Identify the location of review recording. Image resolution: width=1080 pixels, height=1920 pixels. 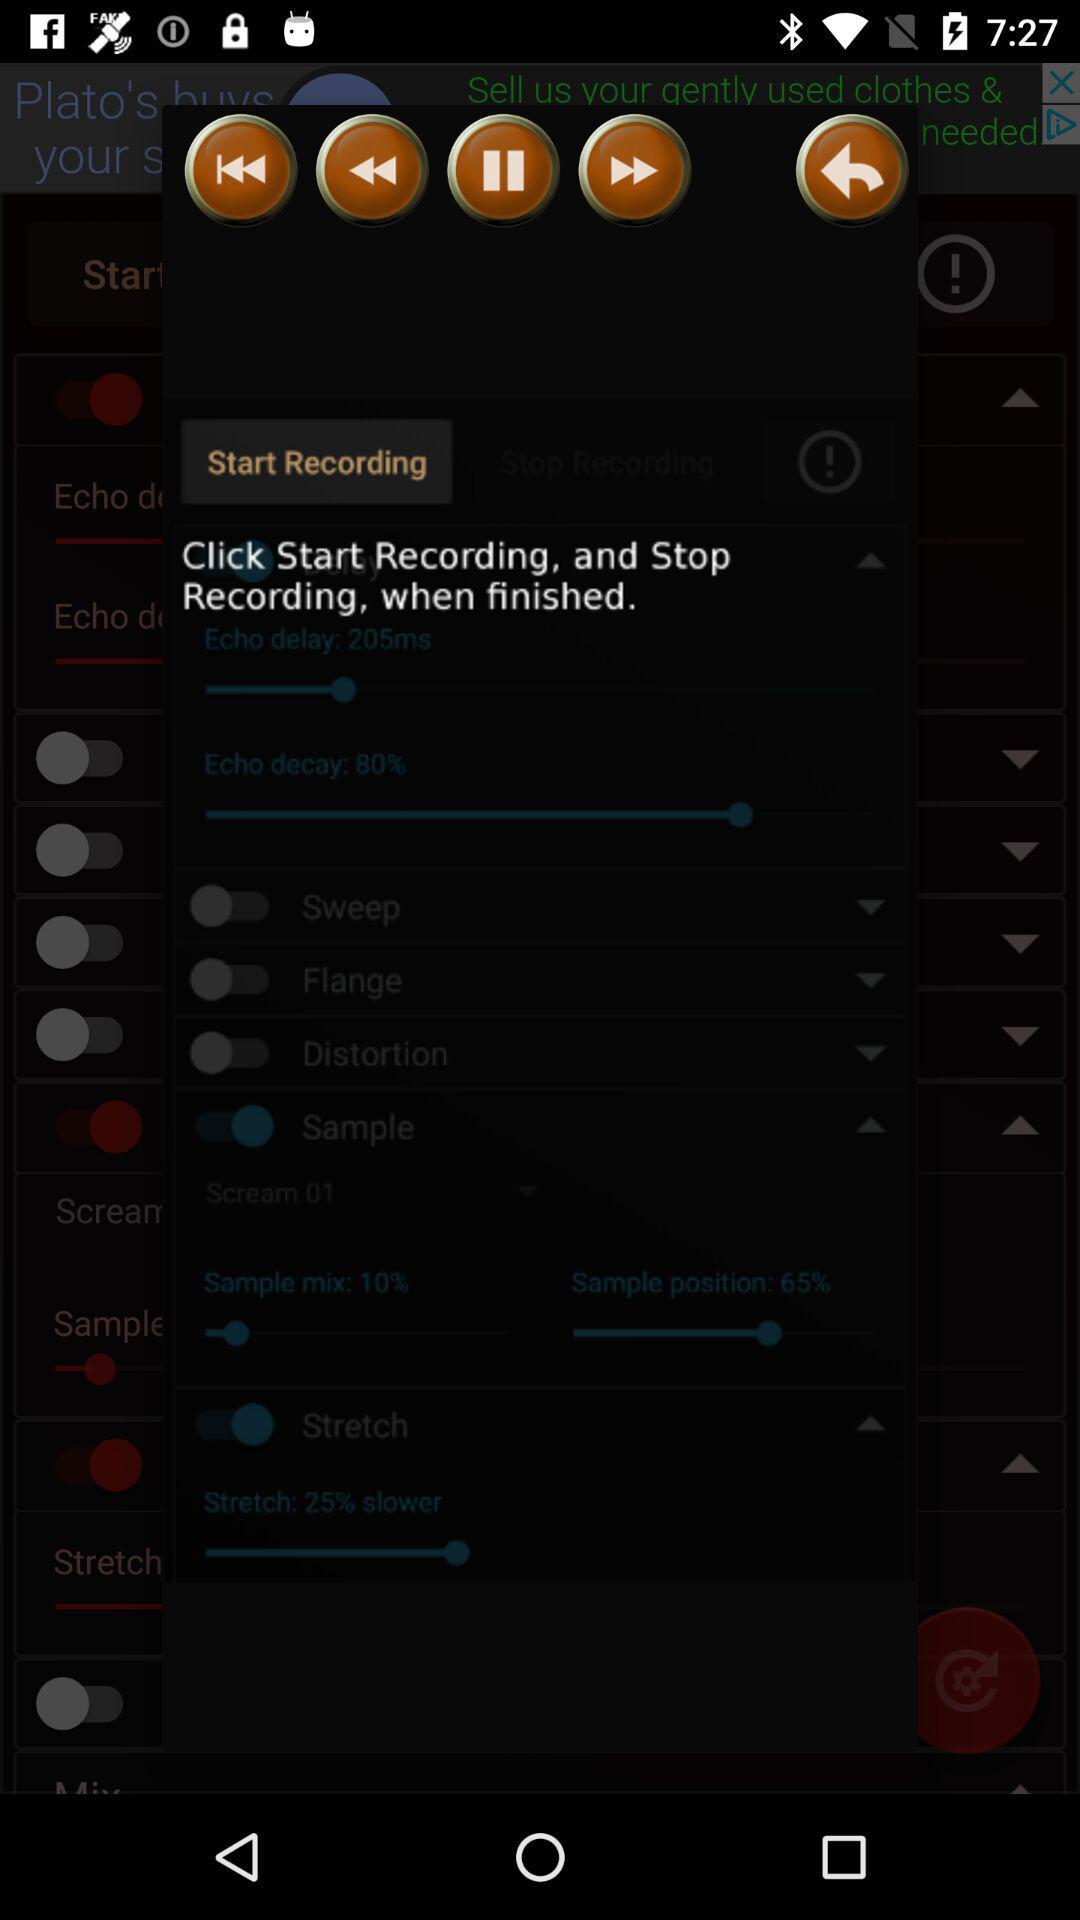
(852, 170).